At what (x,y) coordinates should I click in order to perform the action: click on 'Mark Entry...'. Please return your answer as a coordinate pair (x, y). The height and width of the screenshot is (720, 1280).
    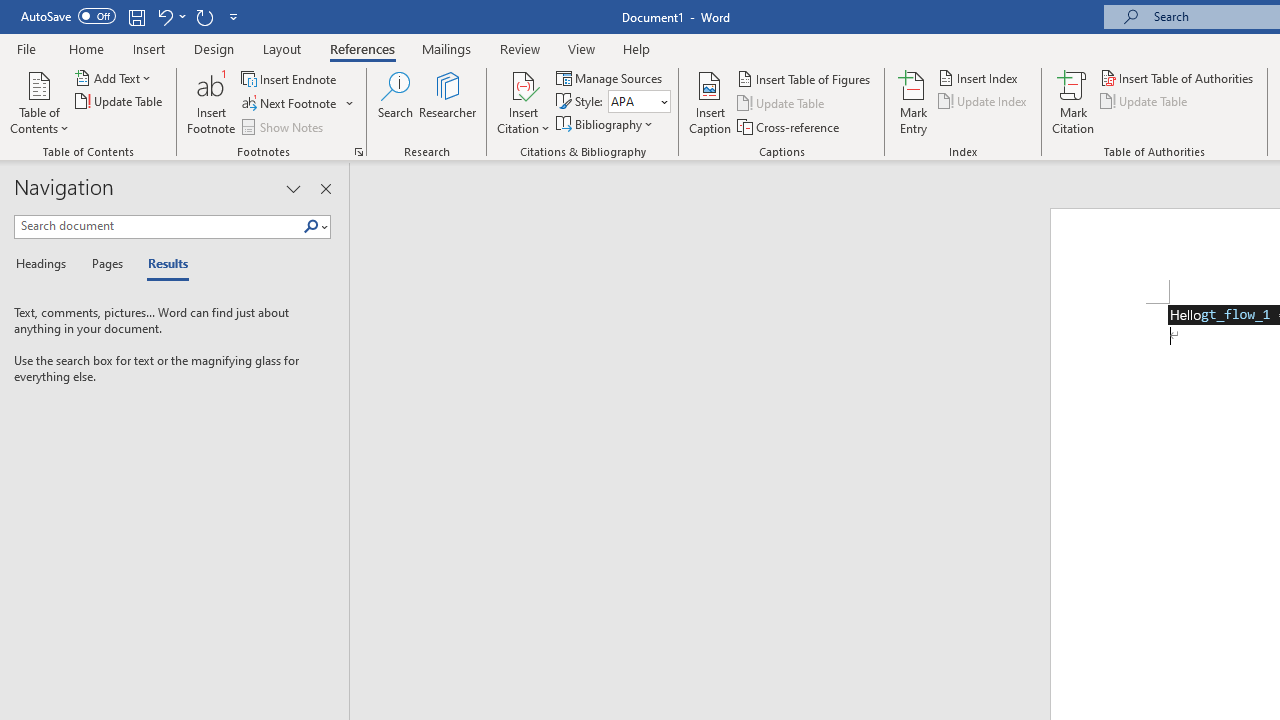
    Looking at the image, I should click on (912, 103).